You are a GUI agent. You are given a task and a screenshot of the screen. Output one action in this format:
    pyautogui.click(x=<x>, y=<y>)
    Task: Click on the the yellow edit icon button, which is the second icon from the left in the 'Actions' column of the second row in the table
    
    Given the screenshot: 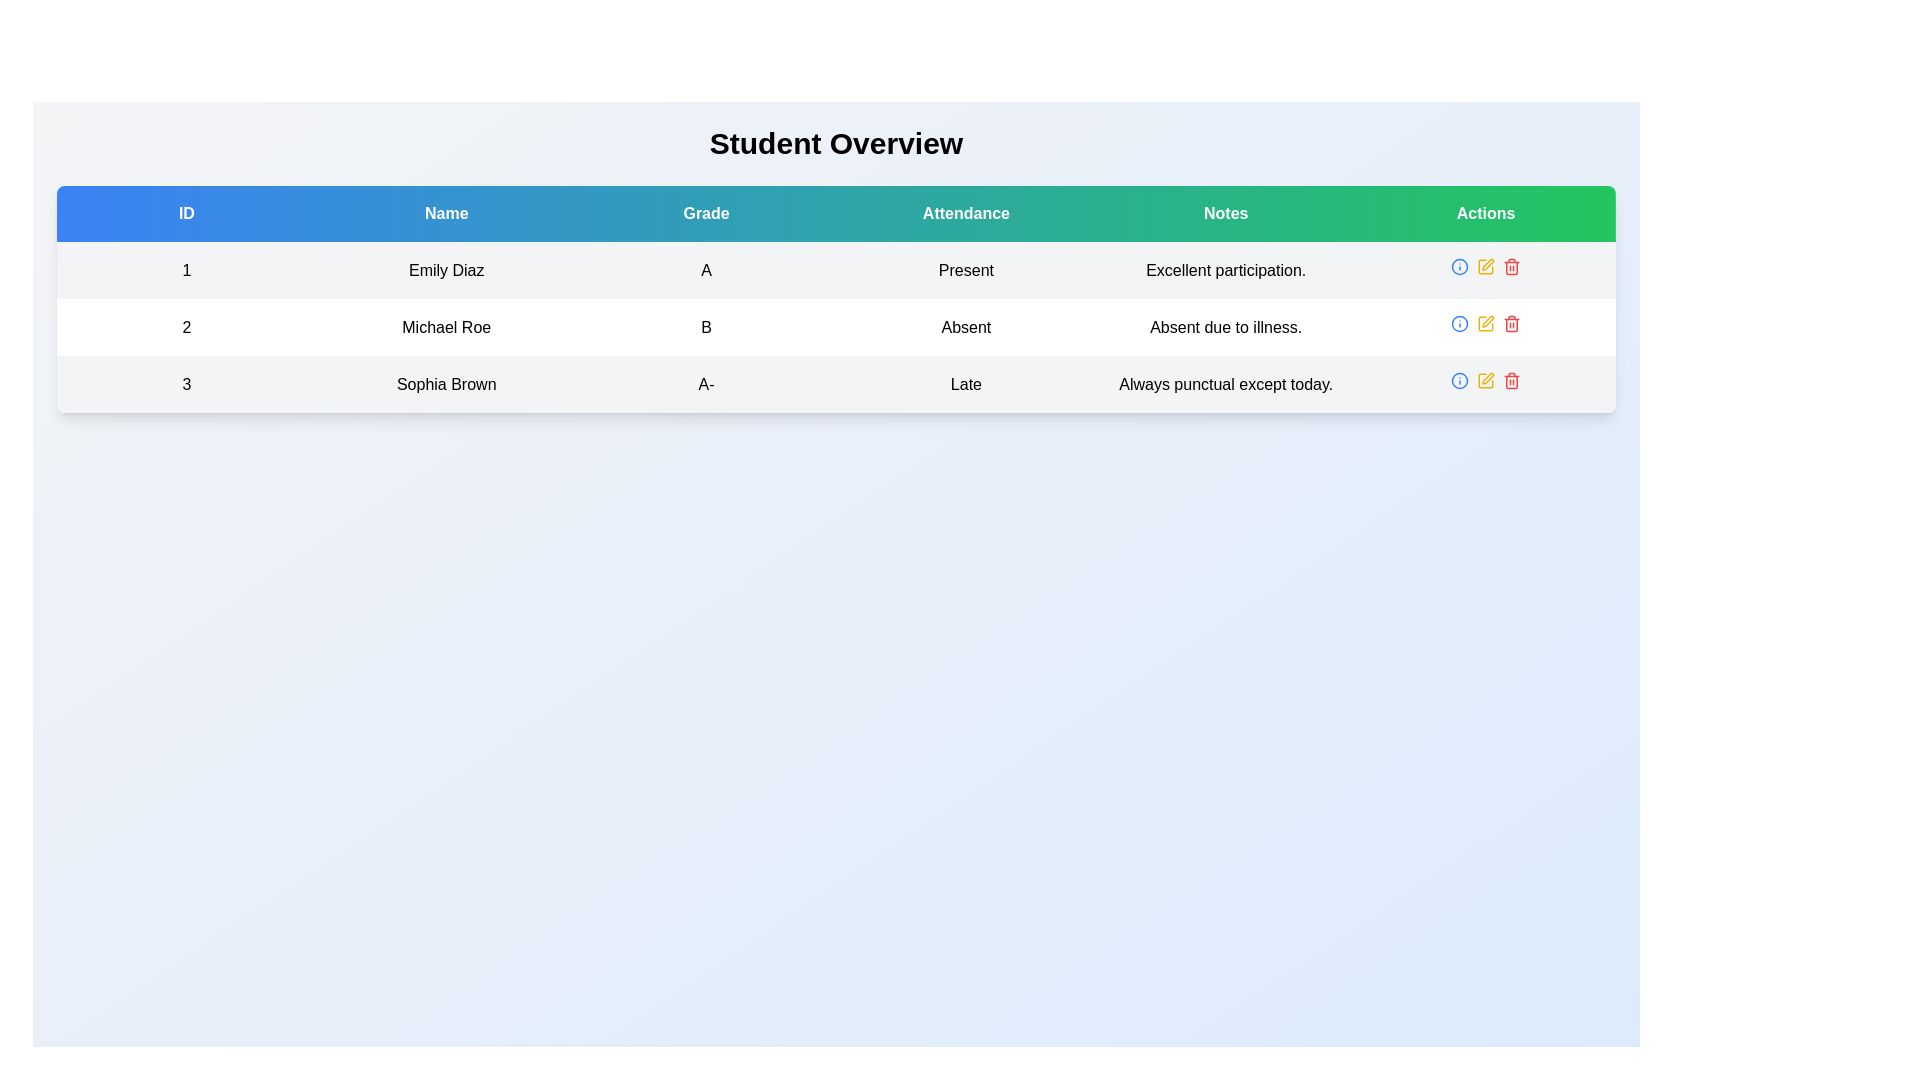 What is the action you would take?
    pyautogui.click(x=1486, y=323)
    